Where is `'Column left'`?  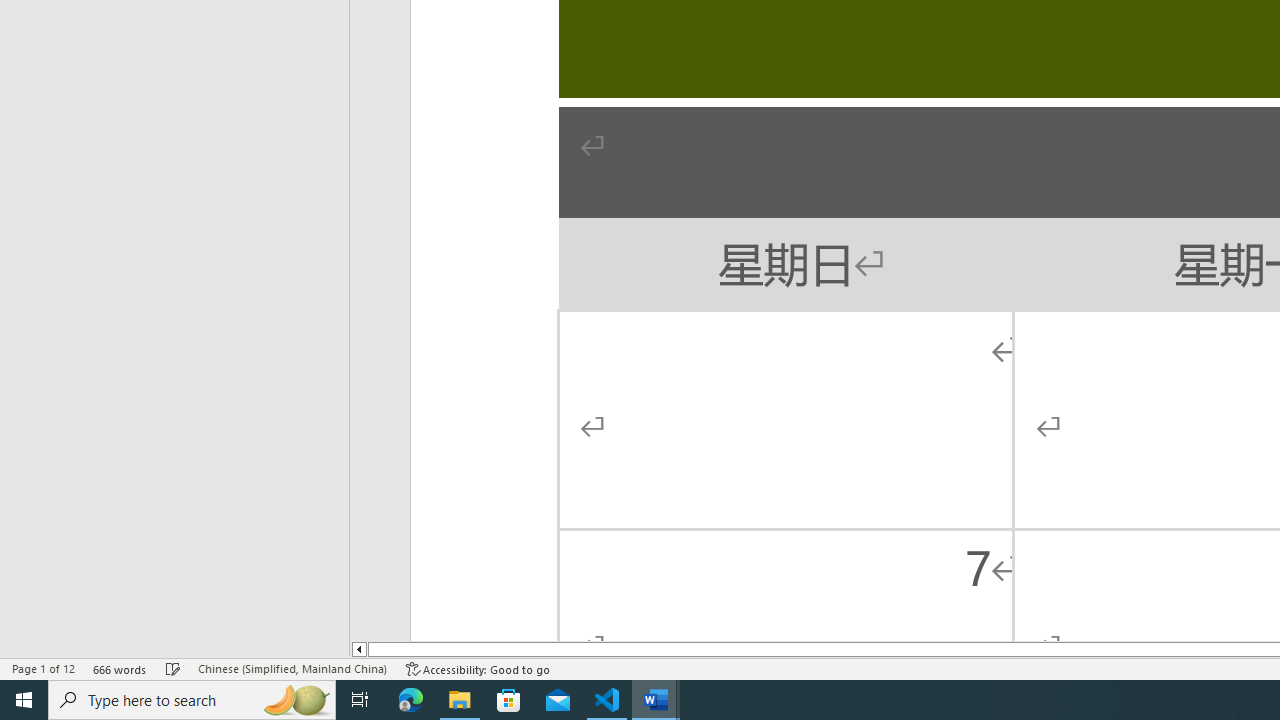 'Column left' is located at coordinates (358, 649).